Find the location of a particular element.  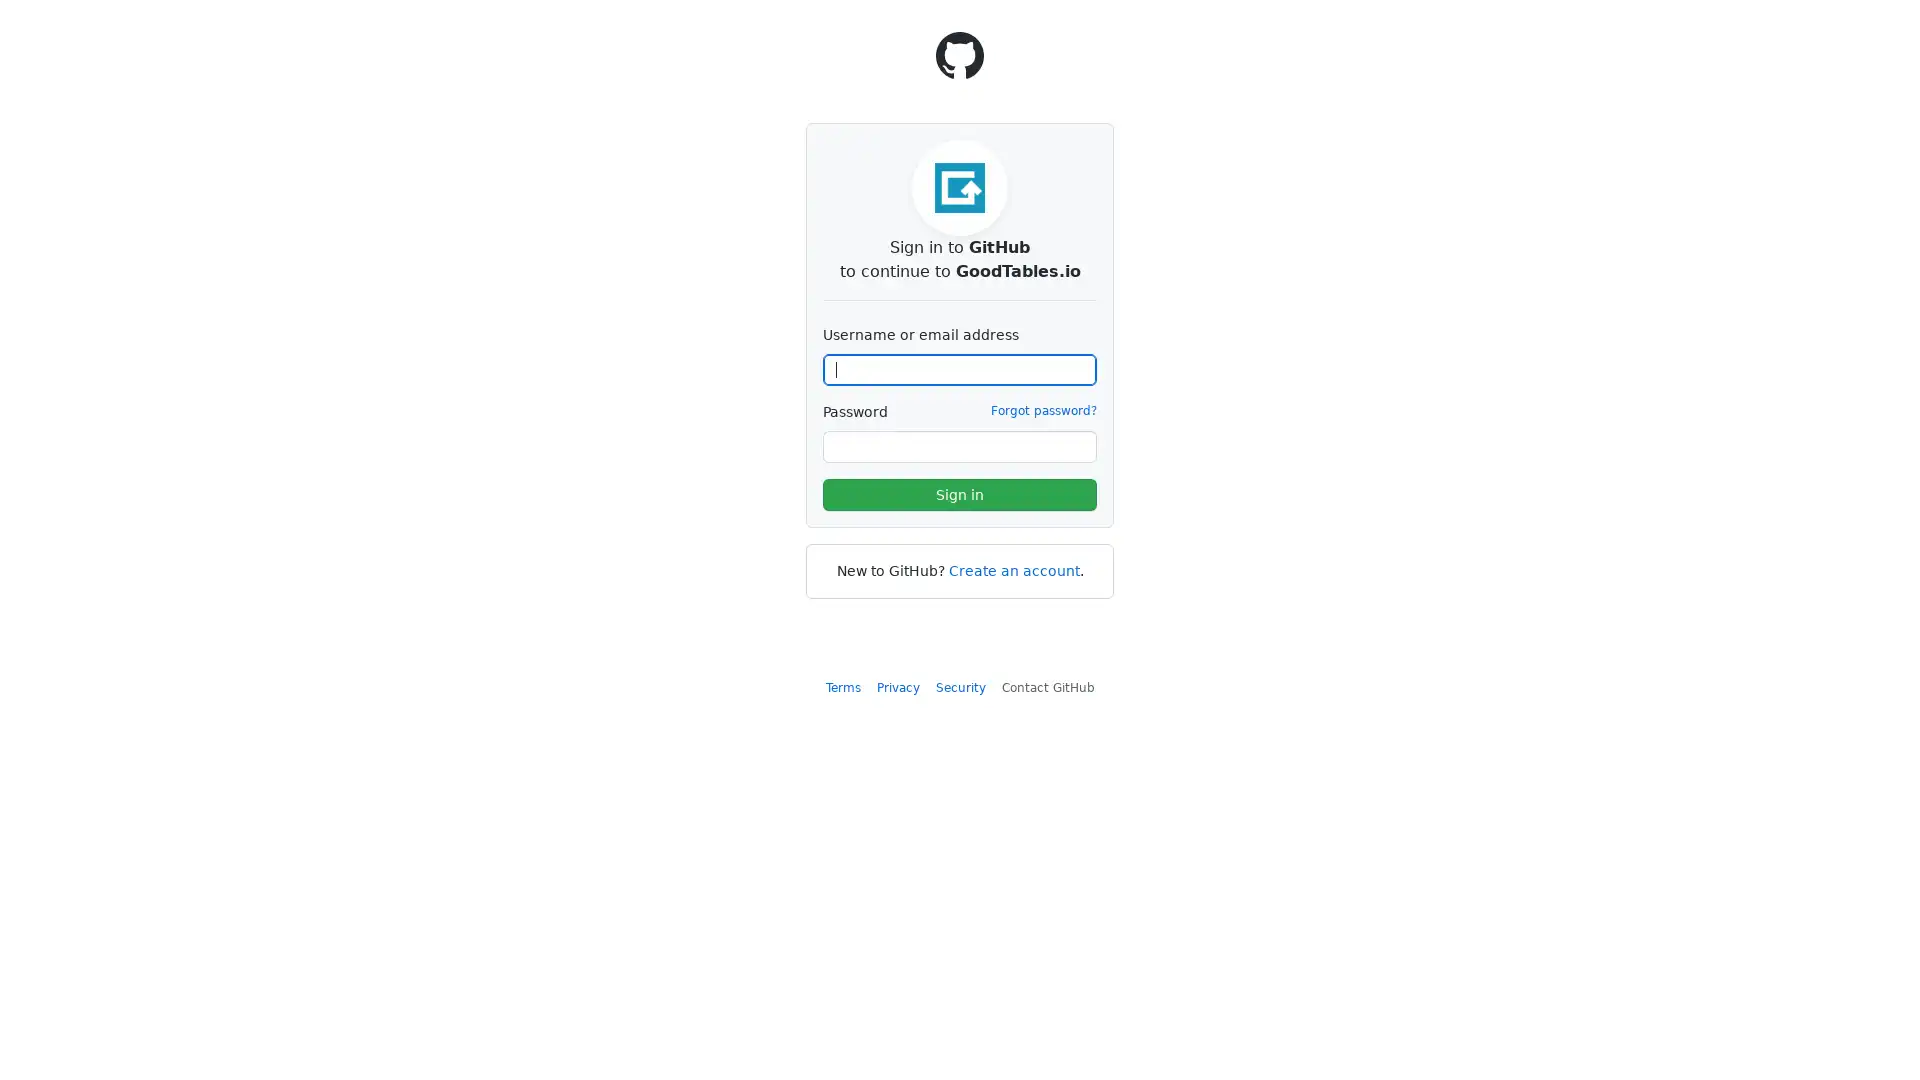

Sign in is located at coordinates (960, 494).